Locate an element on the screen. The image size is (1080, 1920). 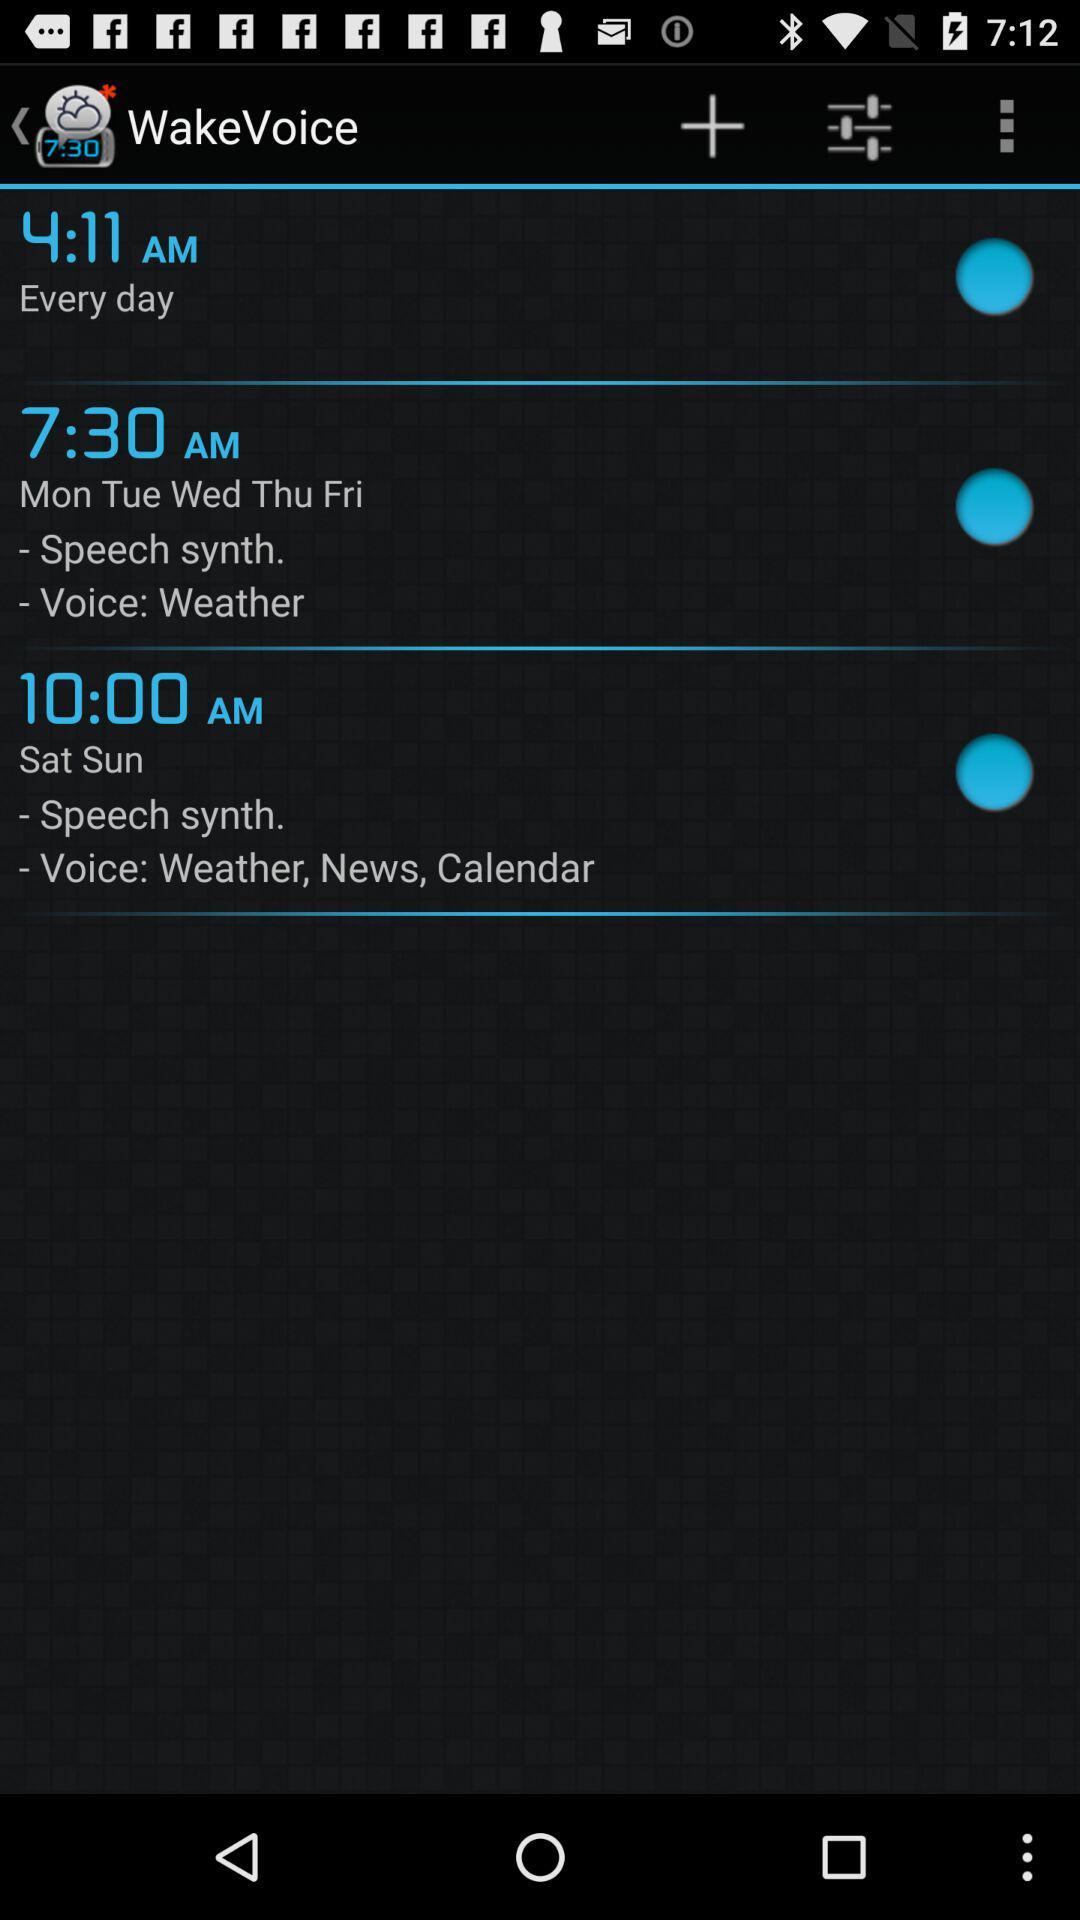
the app above the every day app is located at coordinates (711, 124).